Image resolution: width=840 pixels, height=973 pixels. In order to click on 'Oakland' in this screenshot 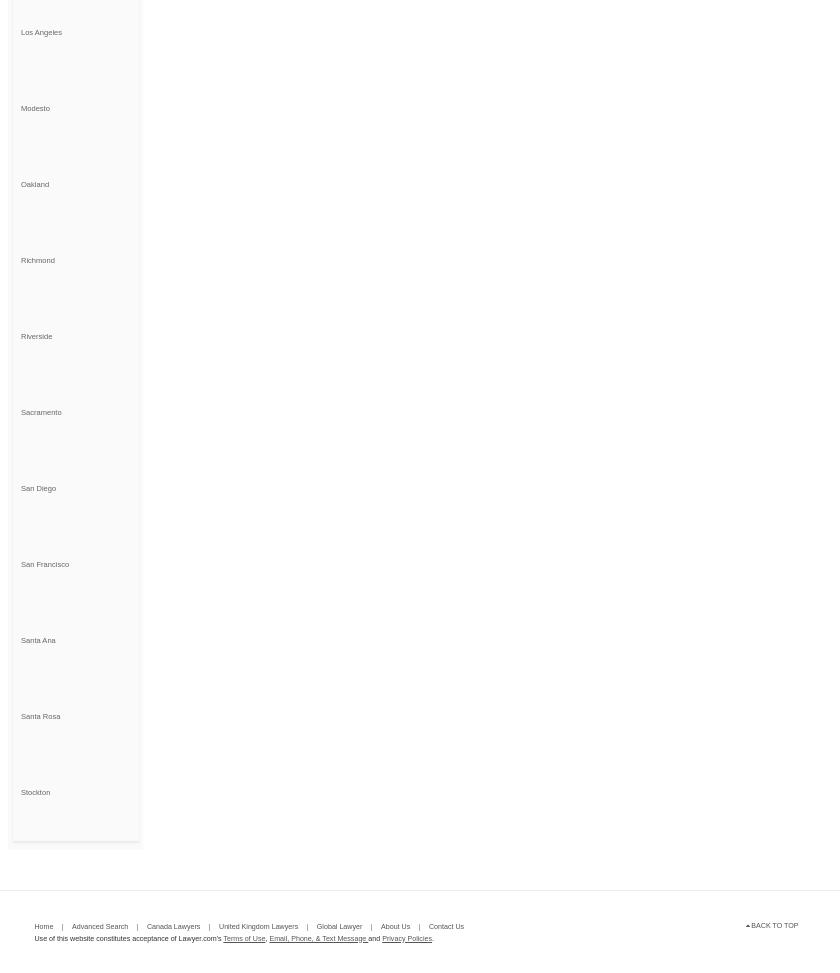, I will do `click(34, 183)`.